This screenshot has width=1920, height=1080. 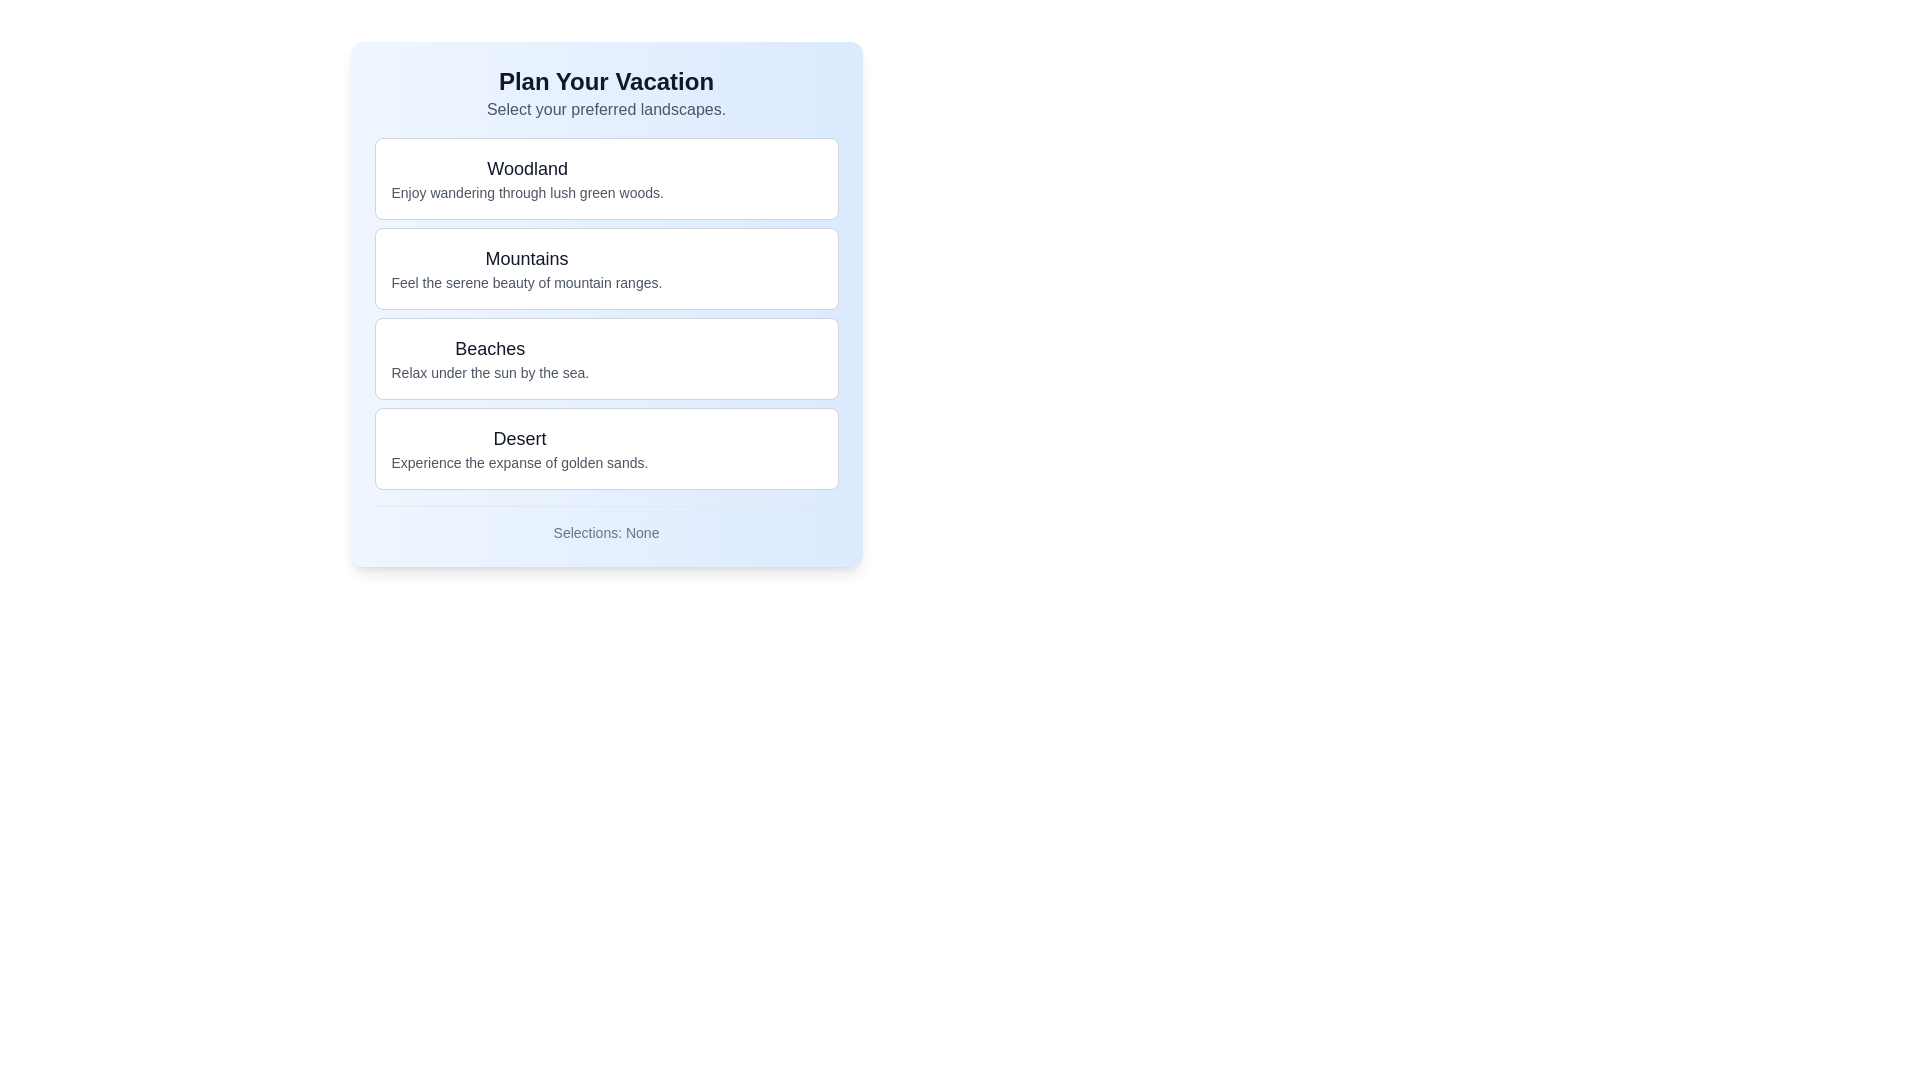 What do you see at coordinates (605, 531) in the screenshot?
I see `text displayed as 'Selections: None' in a small, light font located below the list of selectable options` at bounding box center [605, 531].